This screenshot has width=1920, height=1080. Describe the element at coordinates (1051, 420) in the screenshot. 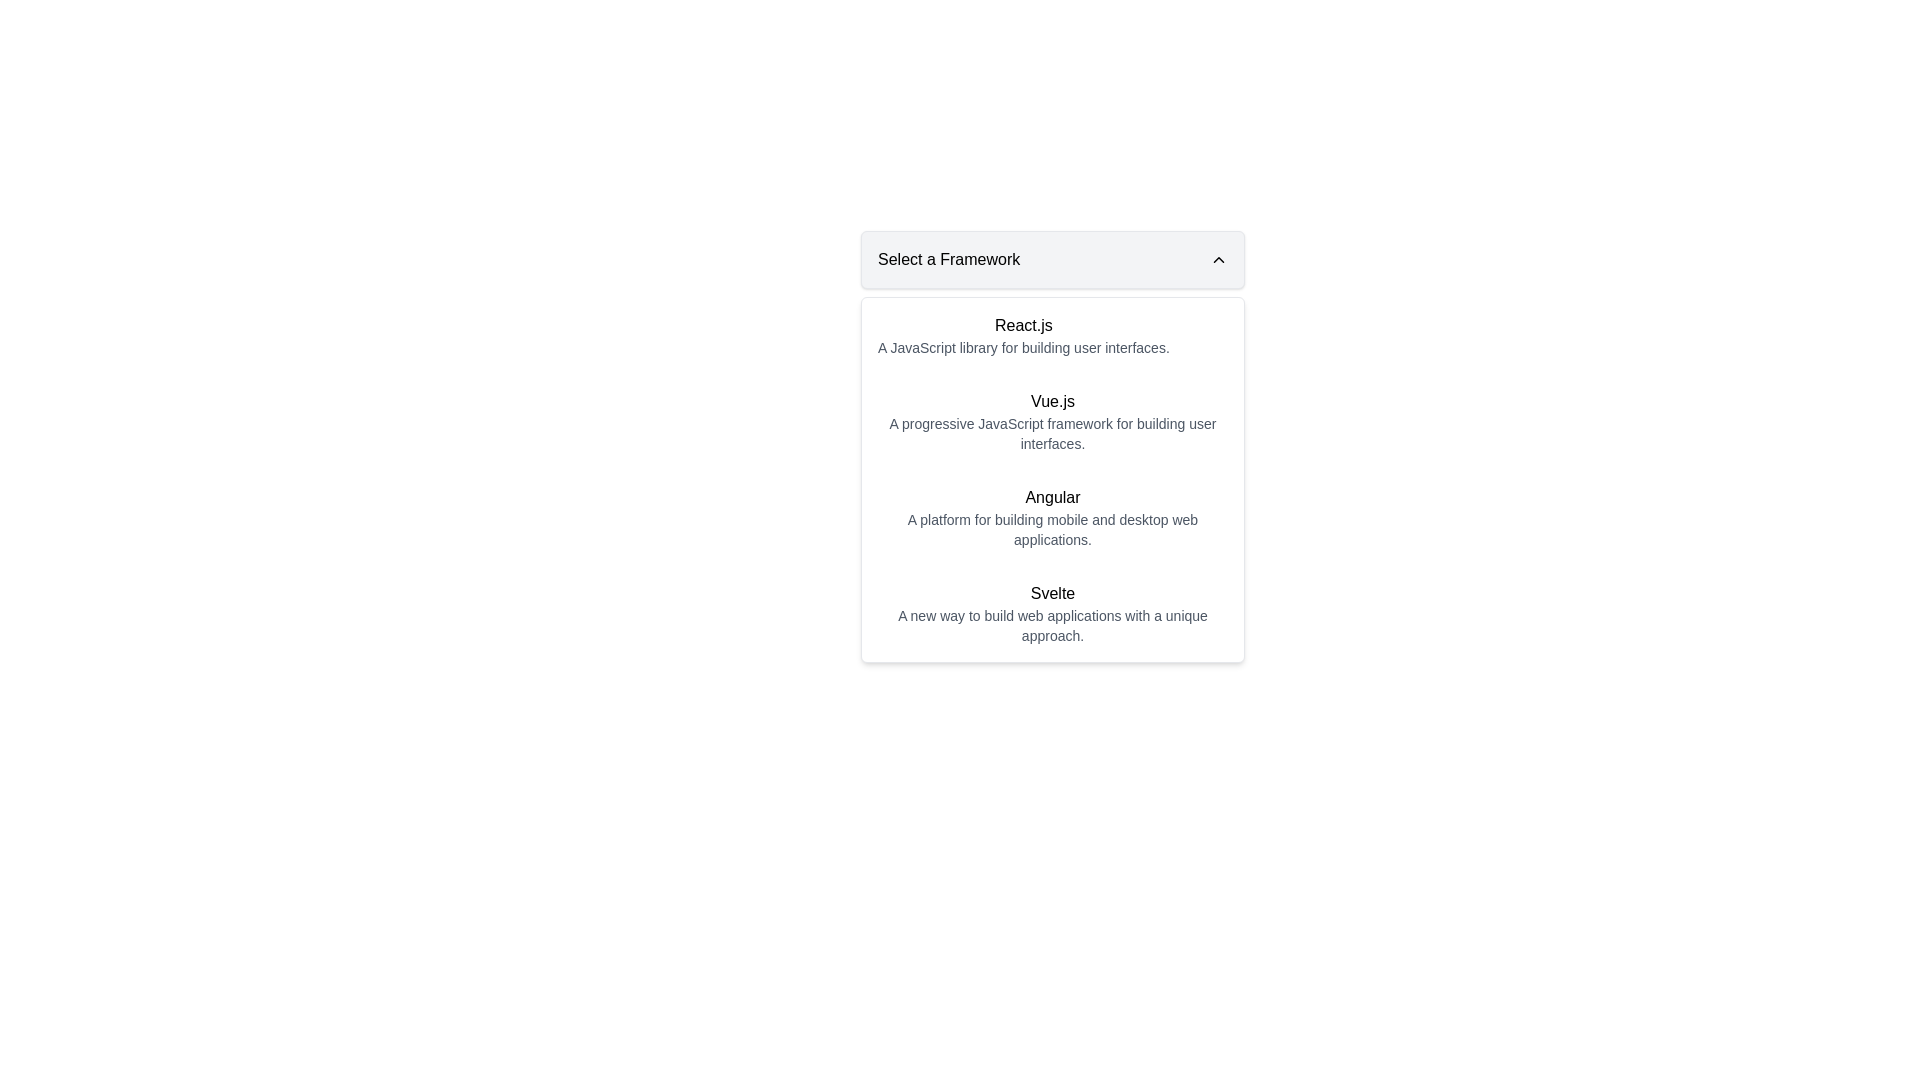

I see `the second item in the list, titled 'Vue.js', to highlight the selection` at that location.